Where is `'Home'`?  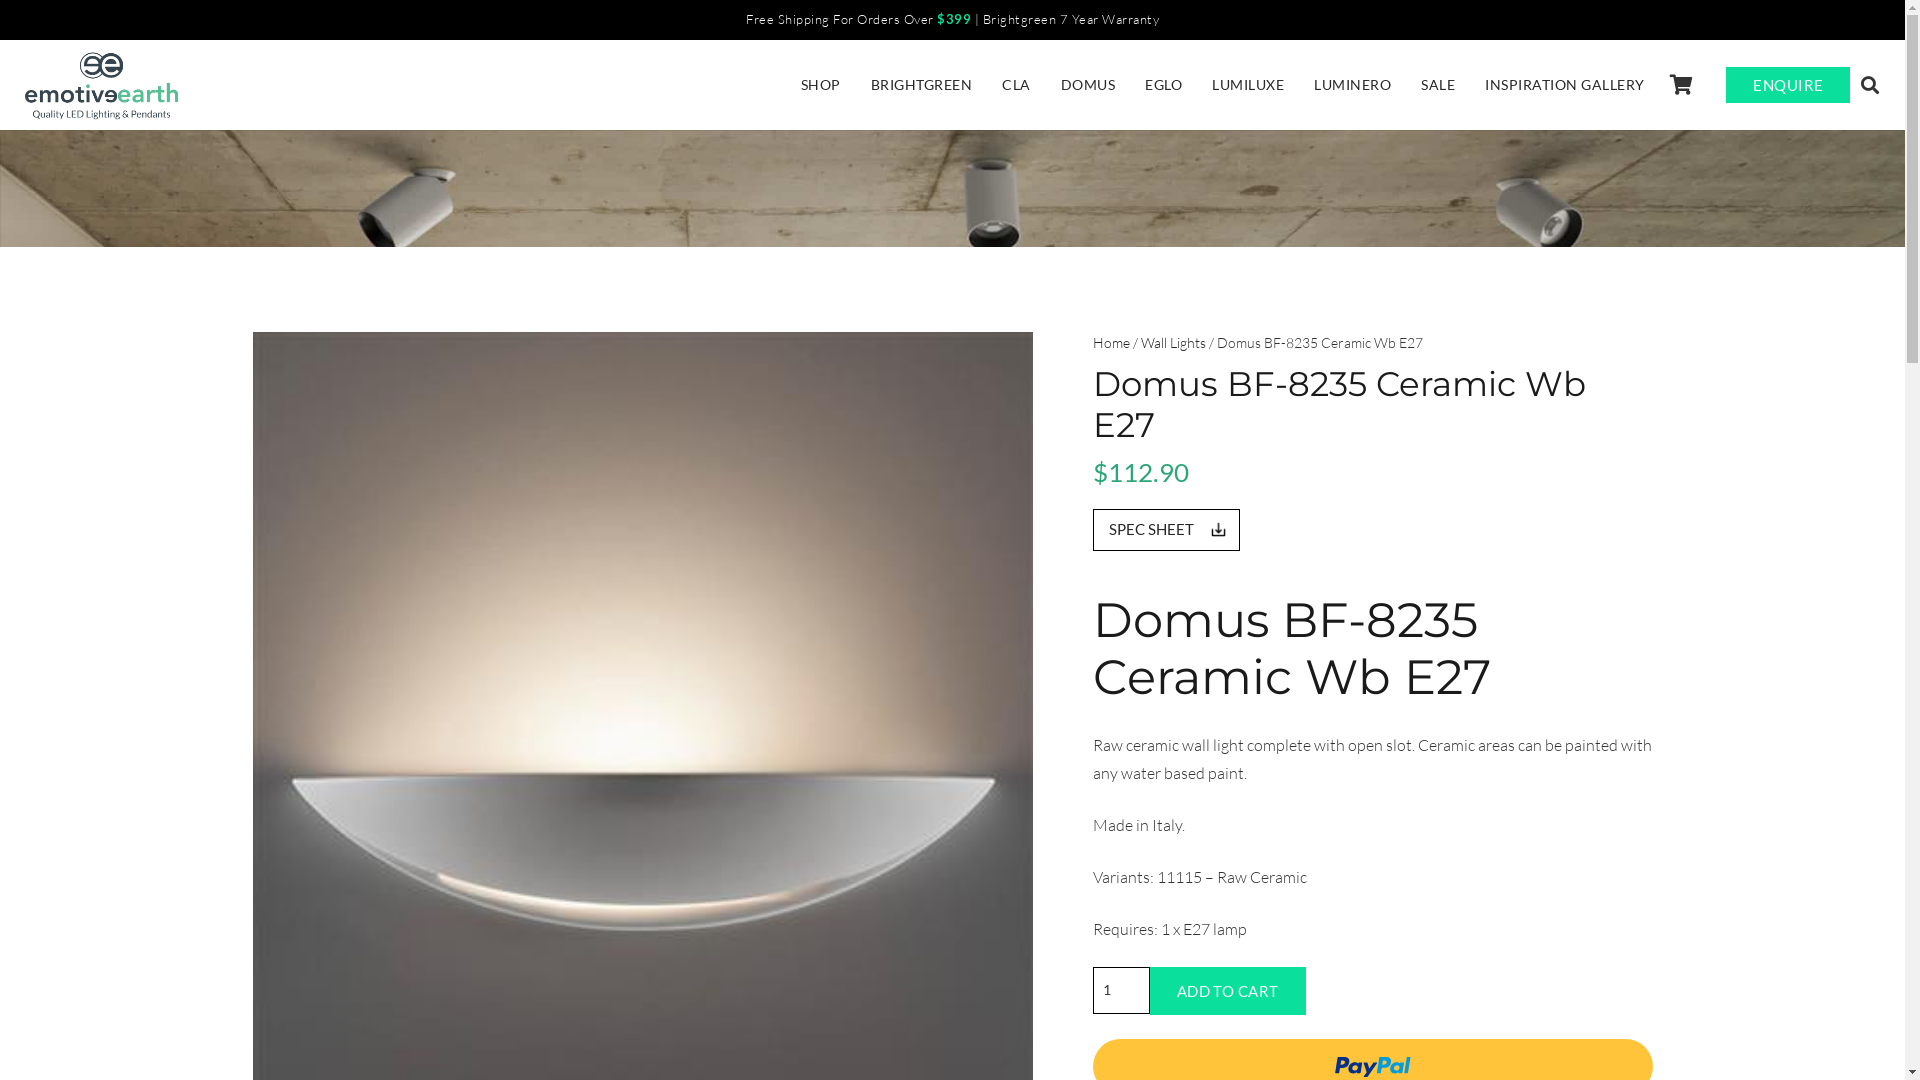
'Home' is located at coordinates (1090, 341).